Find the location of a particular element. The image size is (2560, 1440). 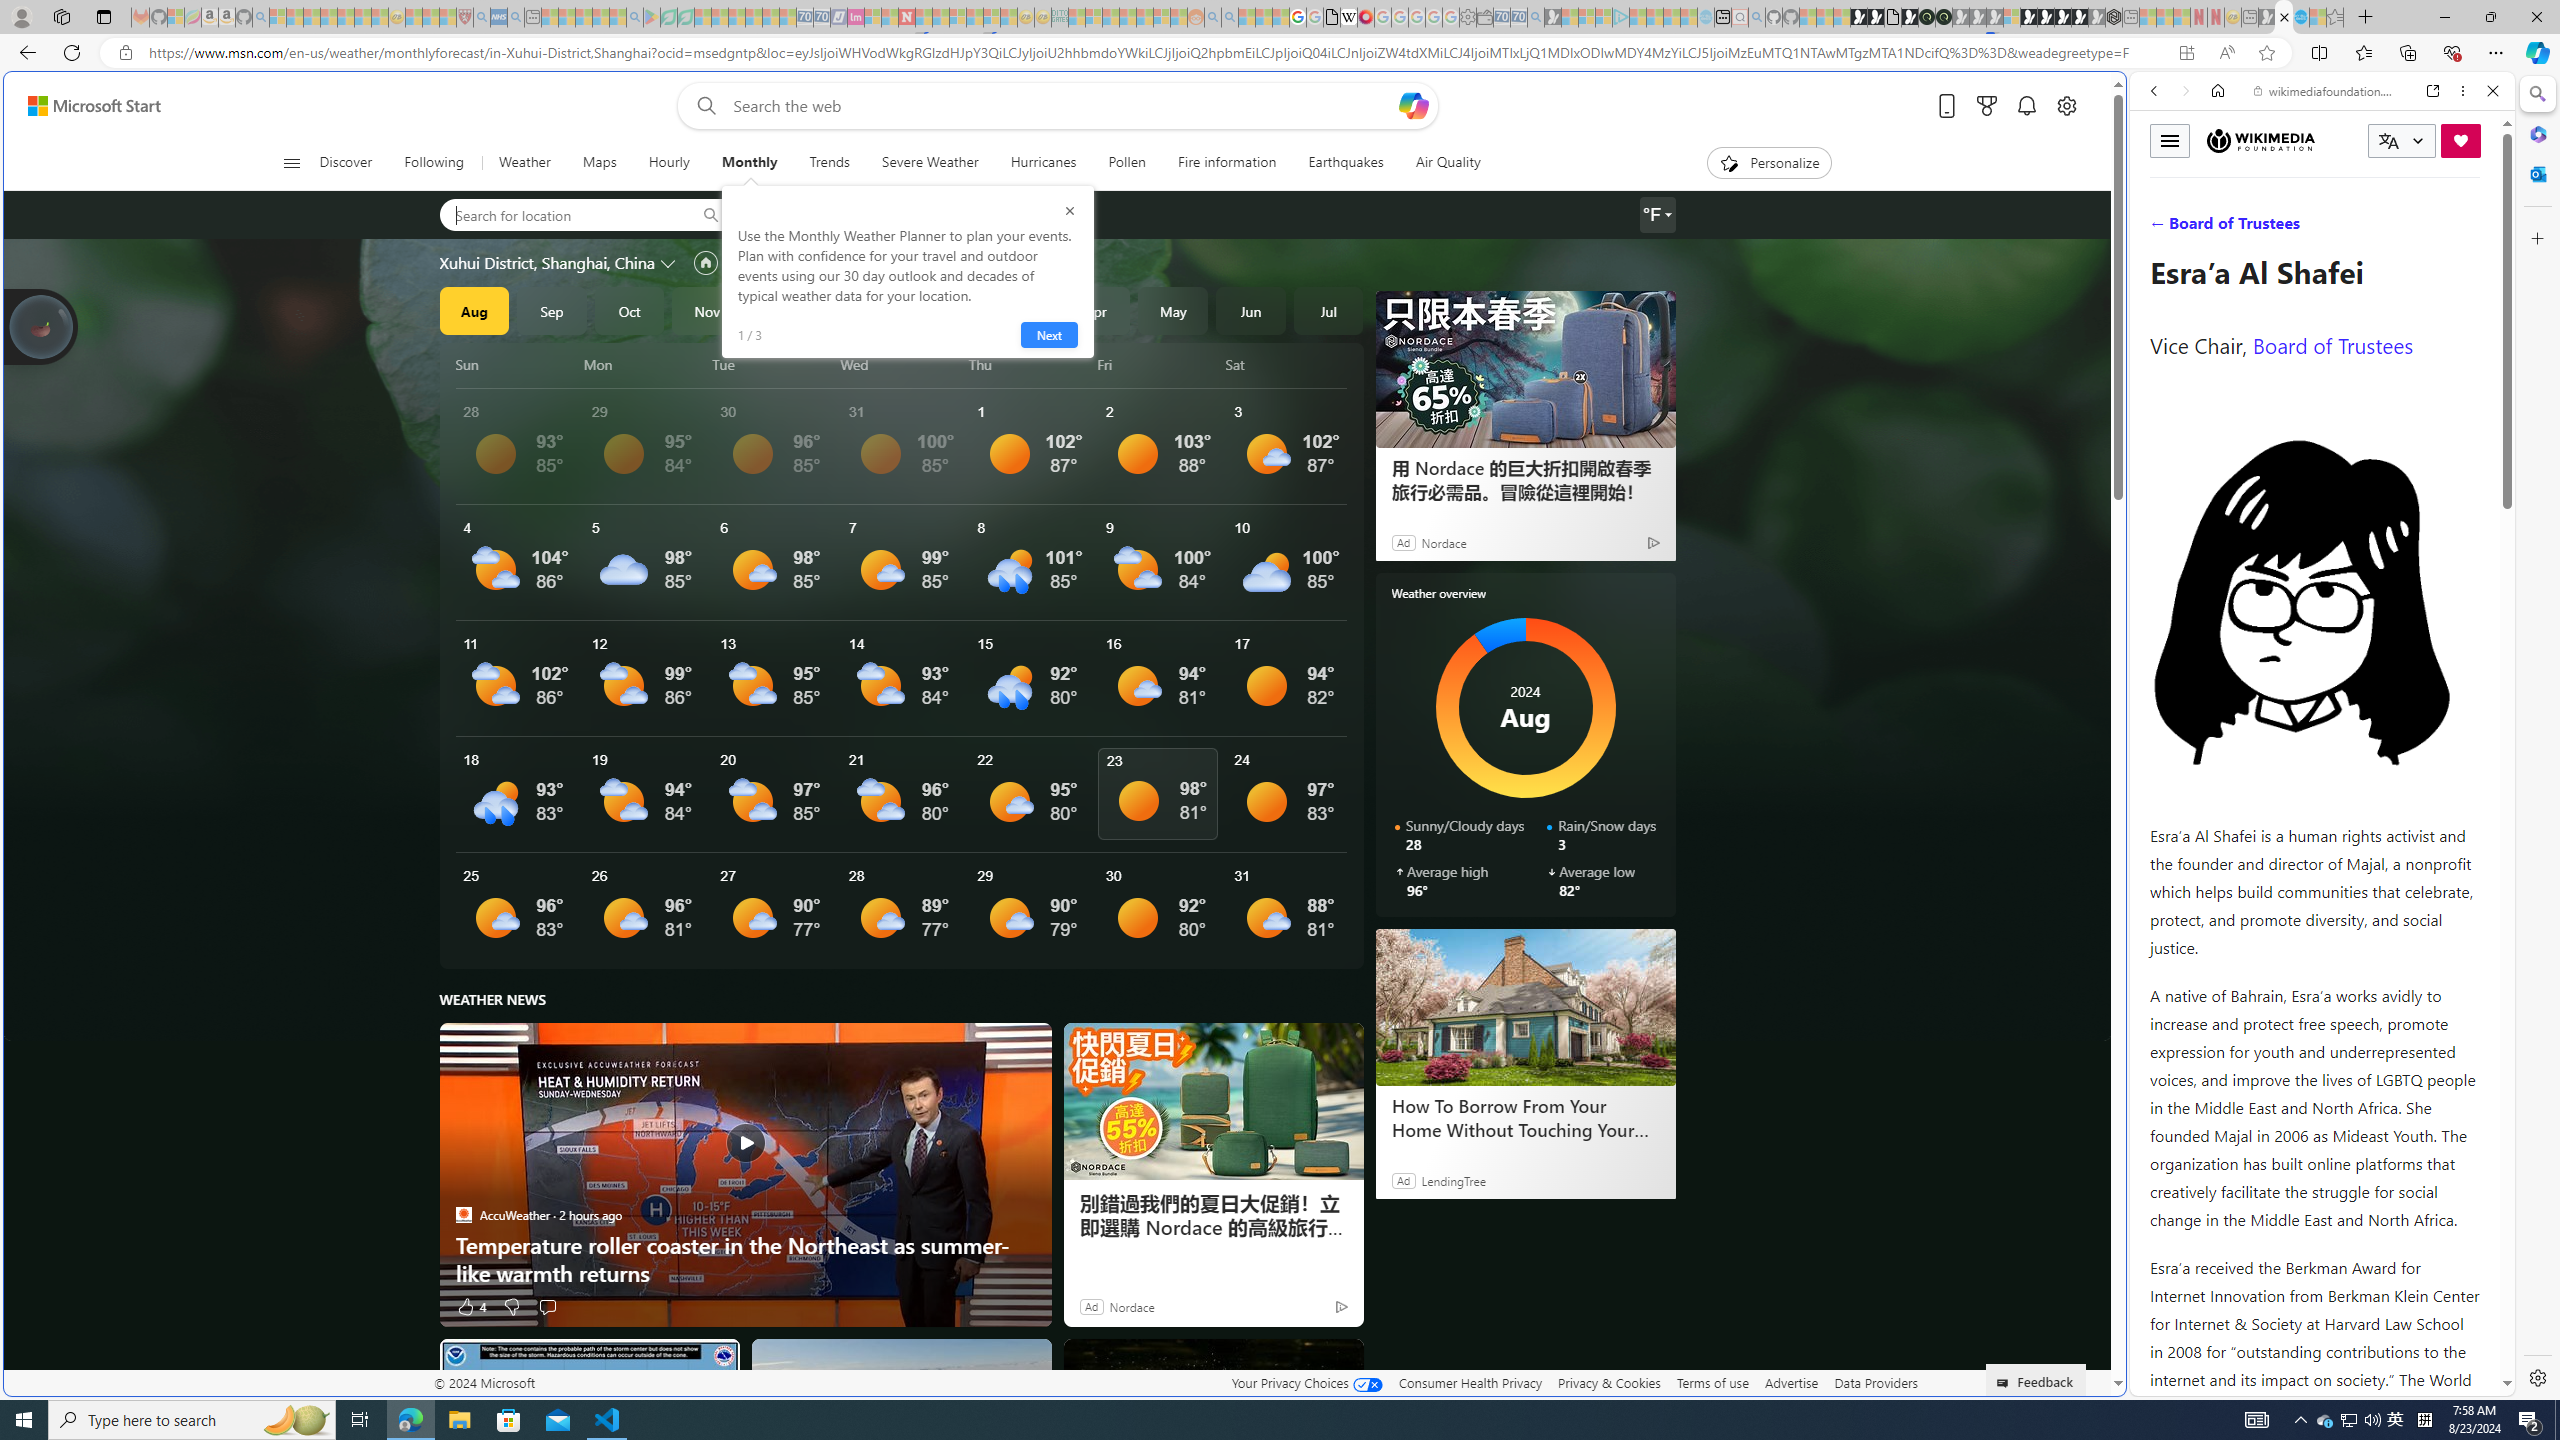

'Aug' is located at coordinates (472, 310).